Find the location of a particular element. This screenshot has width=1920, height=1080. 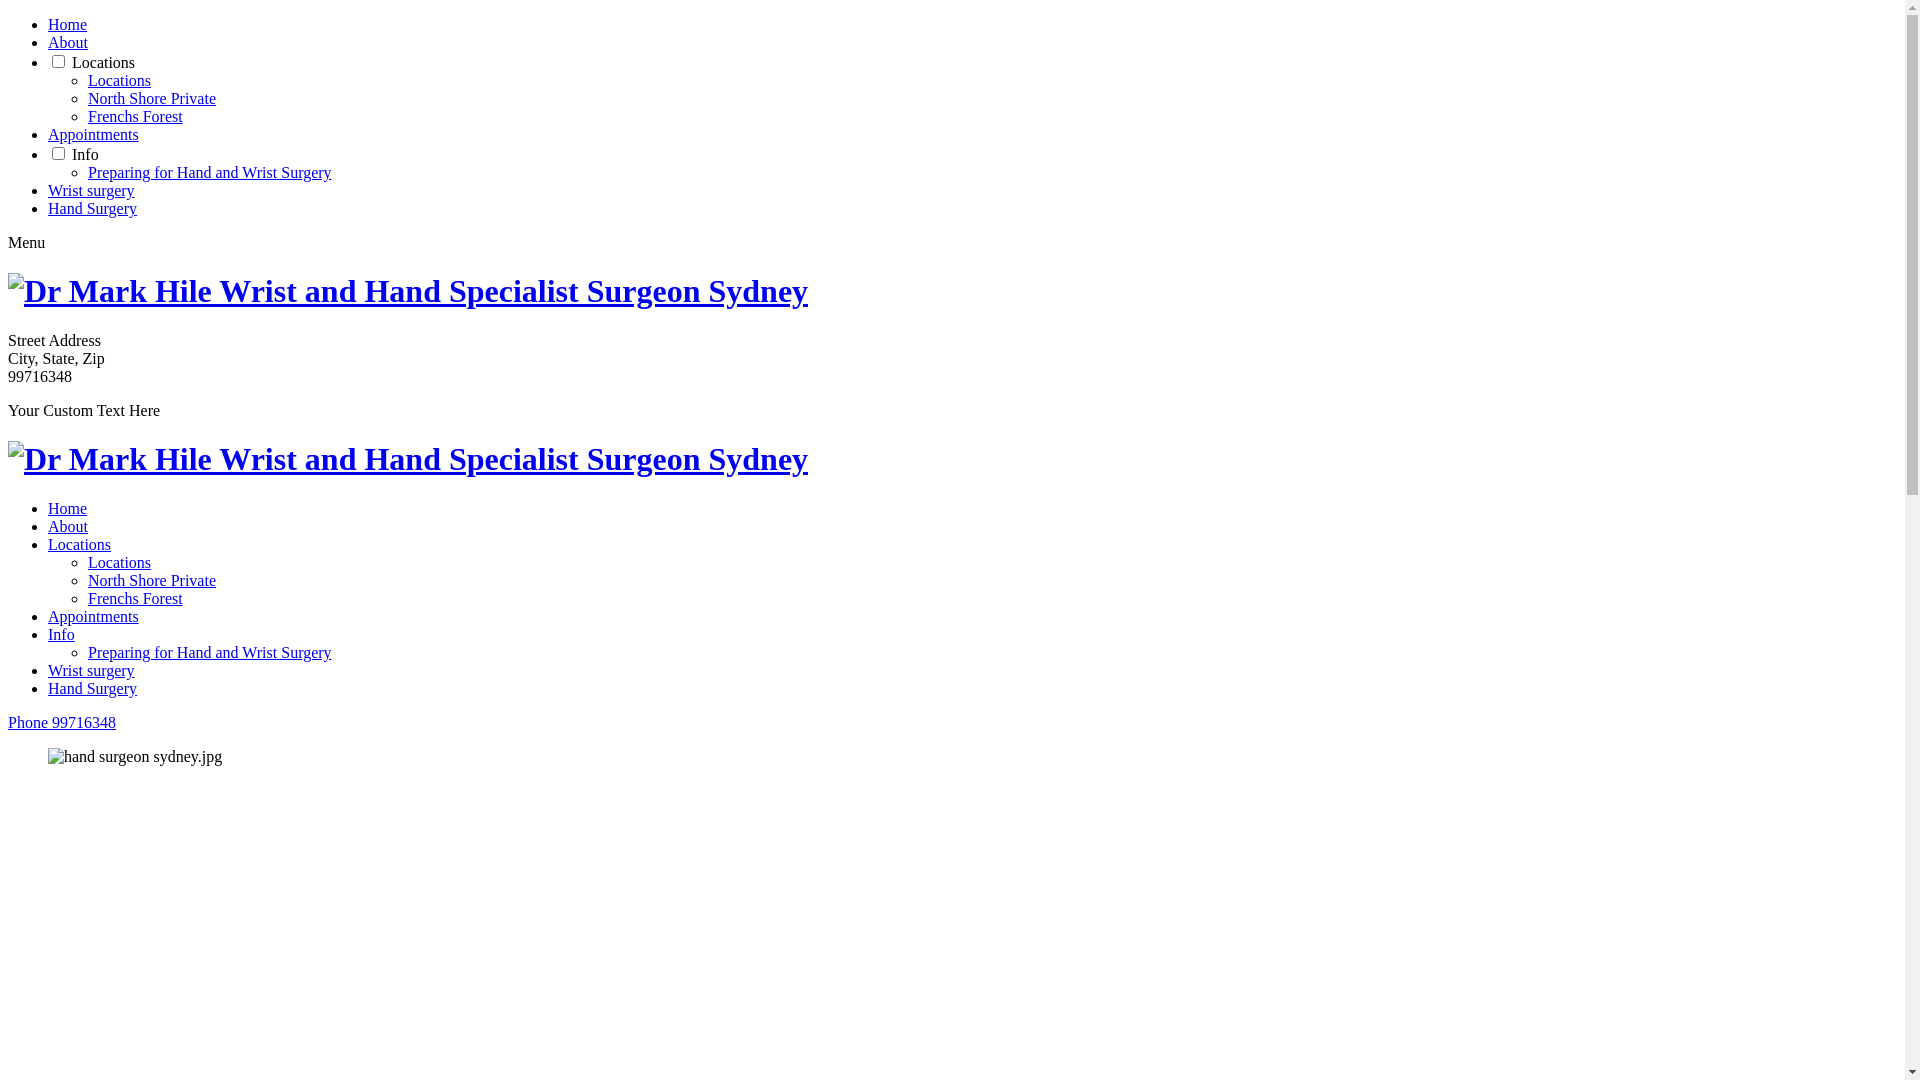

'Preparing for Hand and Wrist Surgery' is located at coordinates (210, 652).